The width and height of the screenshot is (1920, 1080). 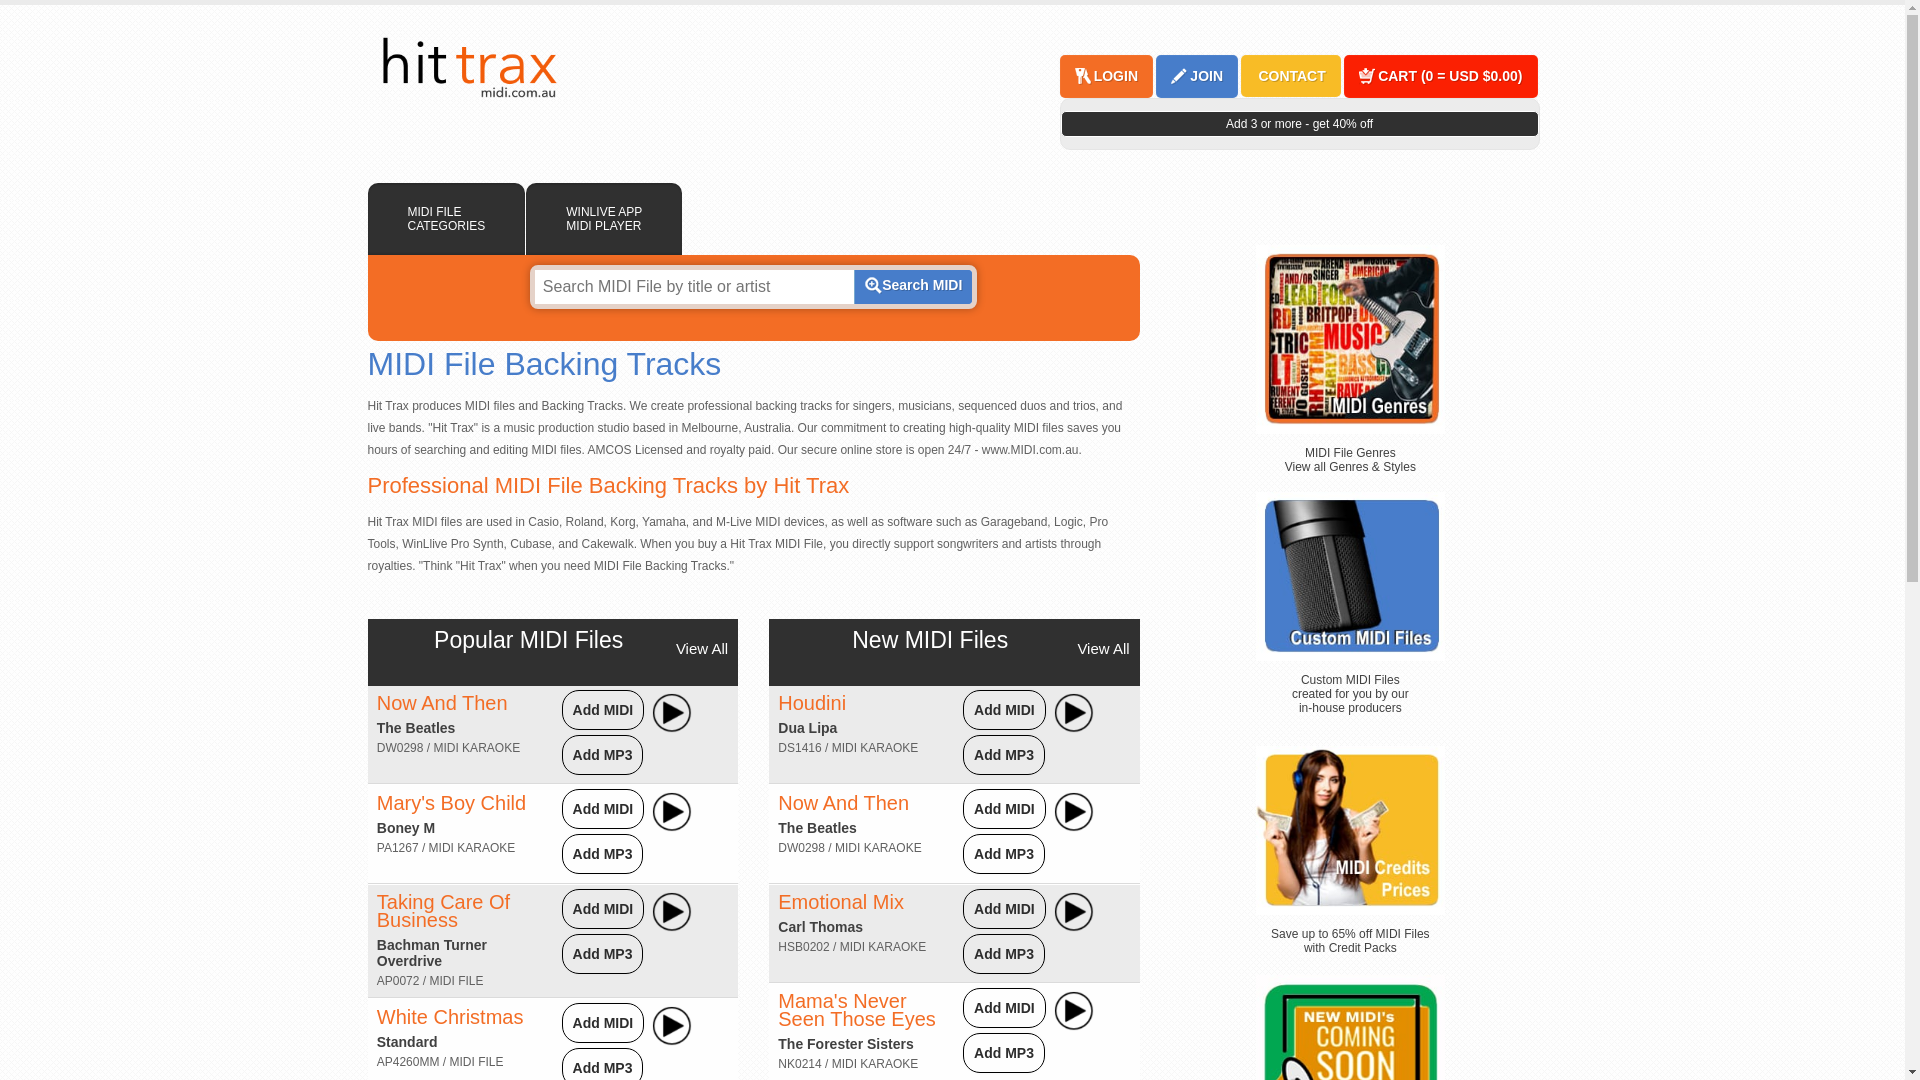 What do you see at coordinates (467, 67) in the screenshot?
I see `'MIDI Files Backing Tracks'` at bounding box center [467, 67].